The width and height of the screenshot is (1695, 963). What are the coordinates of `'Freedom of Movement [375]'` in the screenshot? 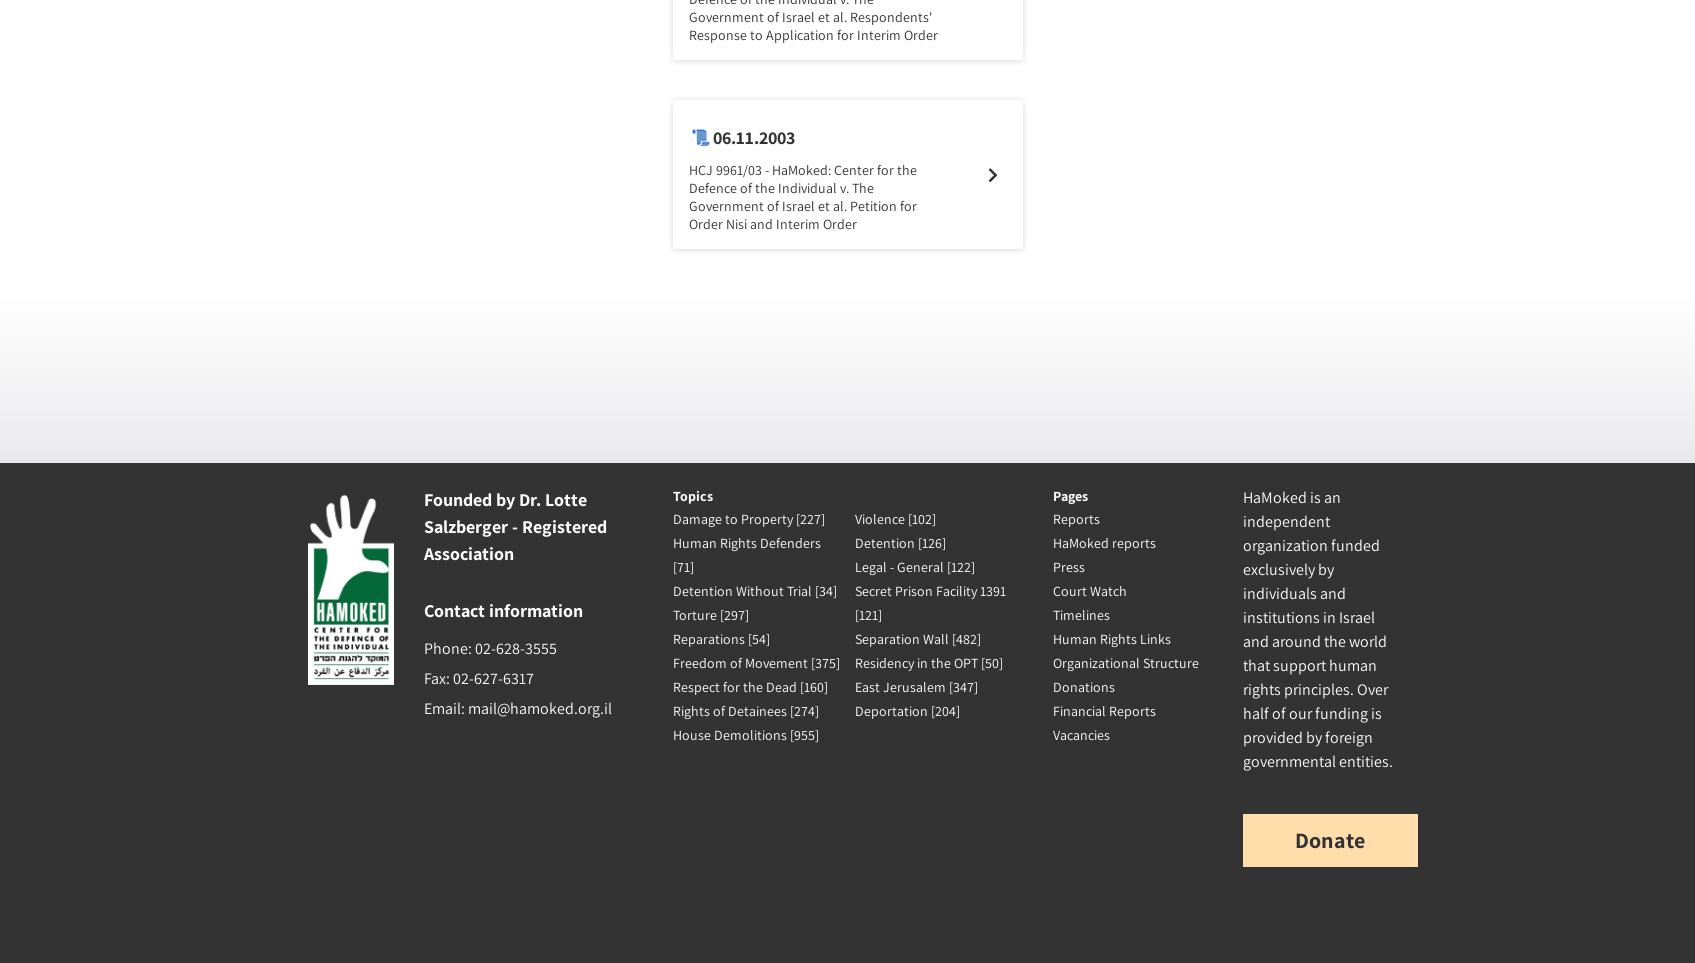 It's located at (754, 663).